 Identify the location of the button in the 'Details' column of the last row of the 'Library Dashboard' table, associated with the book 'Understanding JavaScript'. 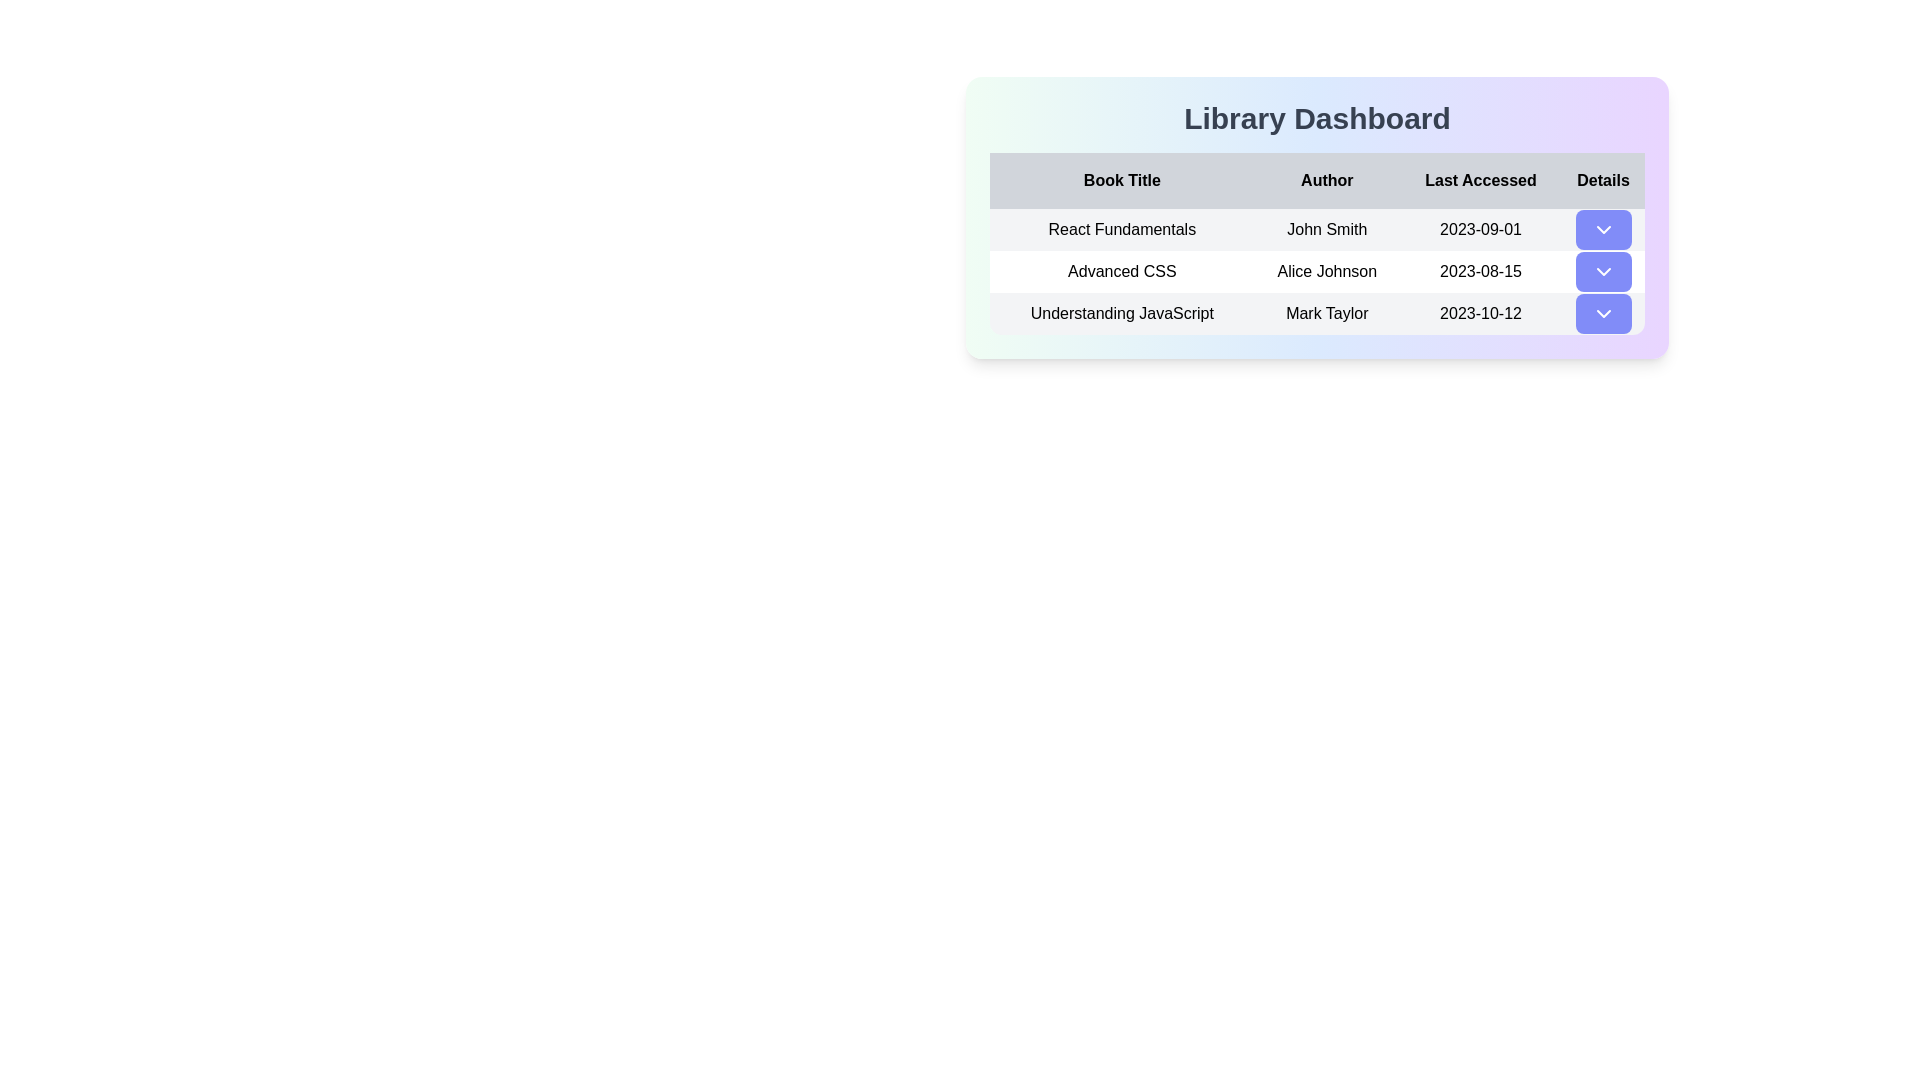
(1603, 313).